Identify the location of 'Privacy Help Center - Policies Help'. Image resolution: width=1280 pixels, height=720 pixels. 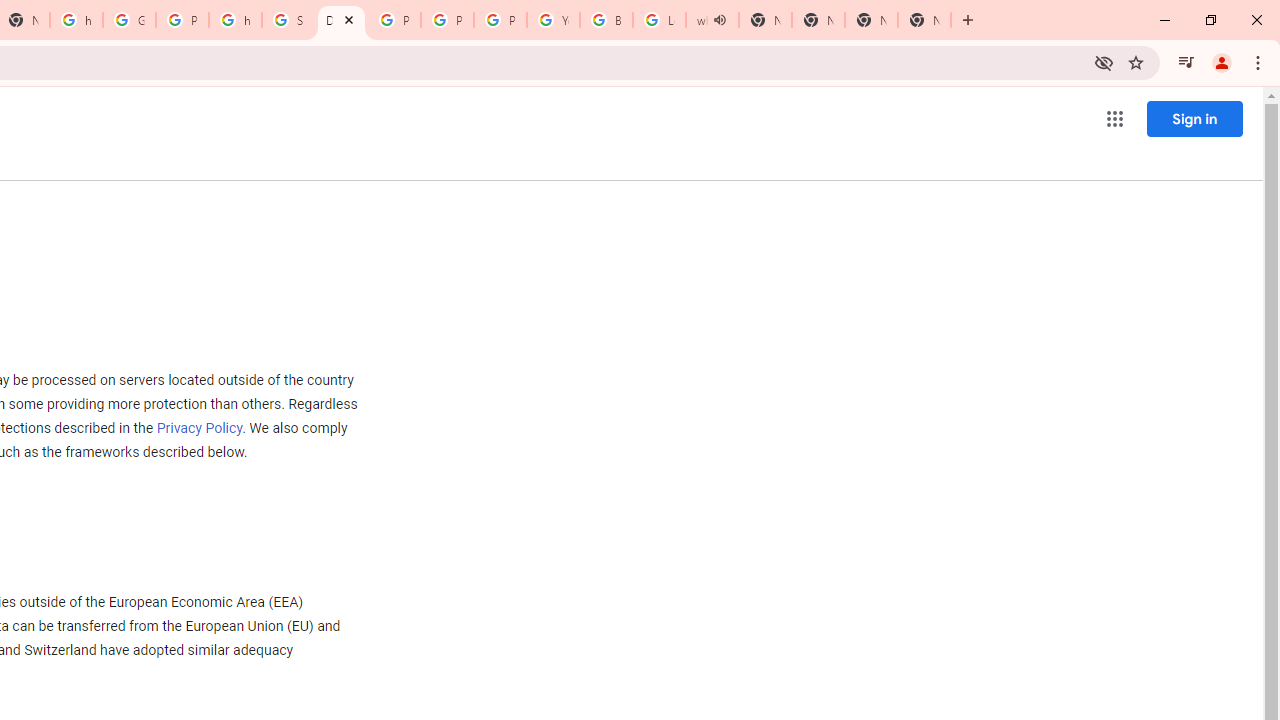
(446, 20).